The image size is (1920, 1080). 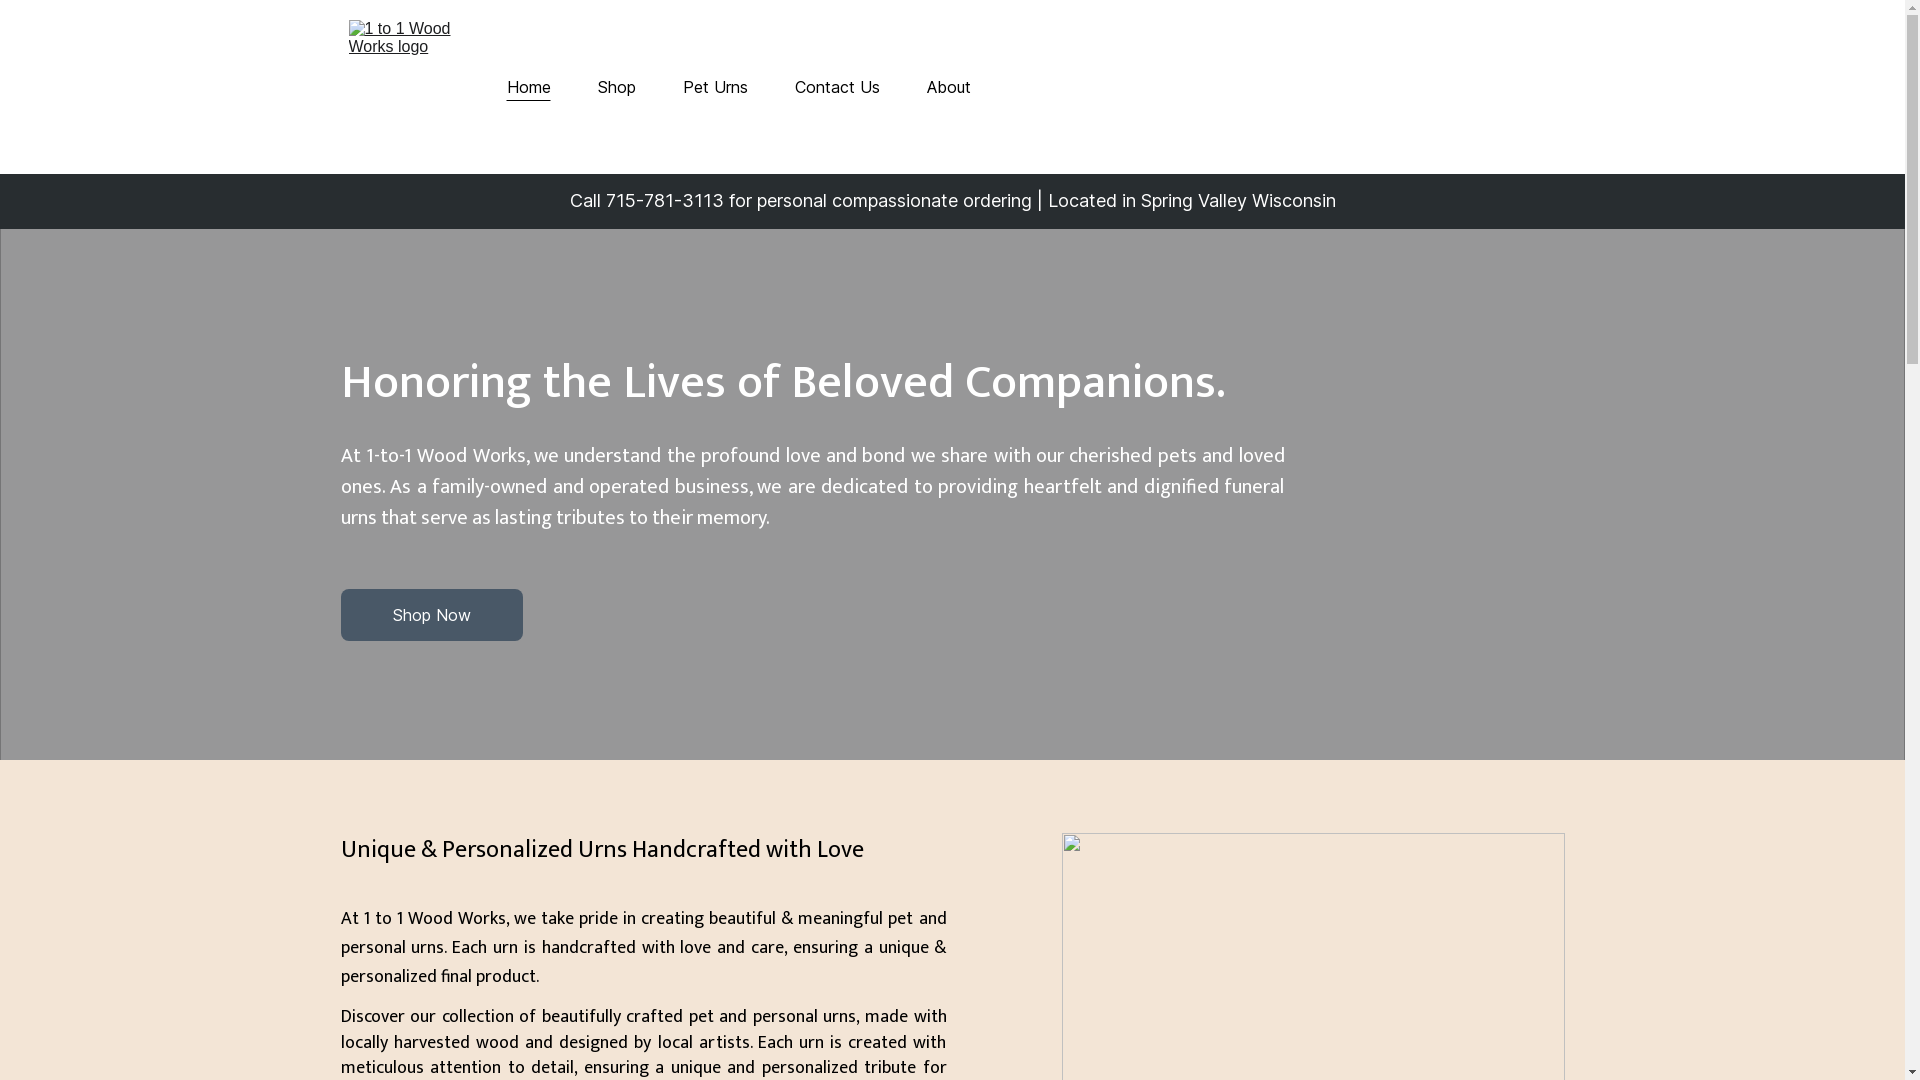 What do you see at coordinates (925, 86) in the screenshot?
I see `'About'` at bounding box center [925, 86].